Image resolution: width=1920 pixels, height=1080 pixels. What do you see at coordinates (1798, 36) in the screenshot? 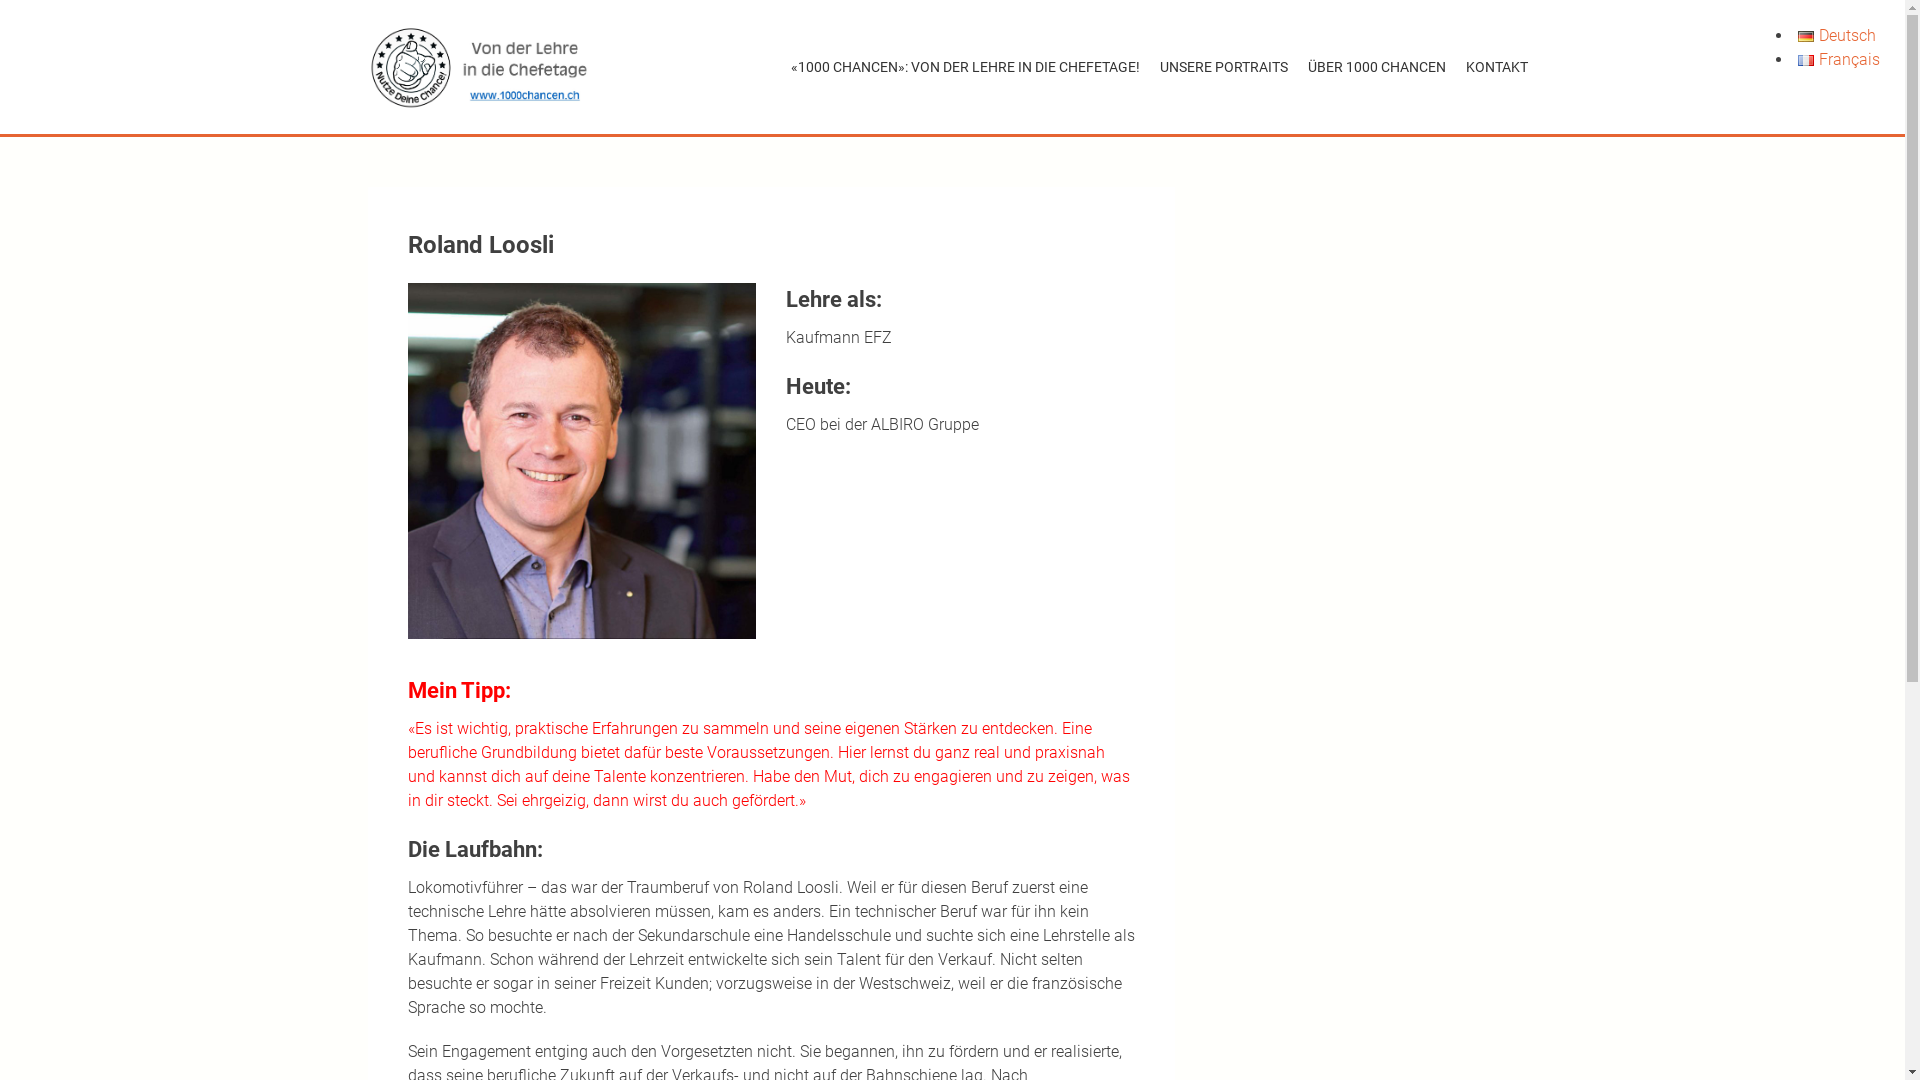
I see `'Deutsch'` at bounding box center [1798, 36].